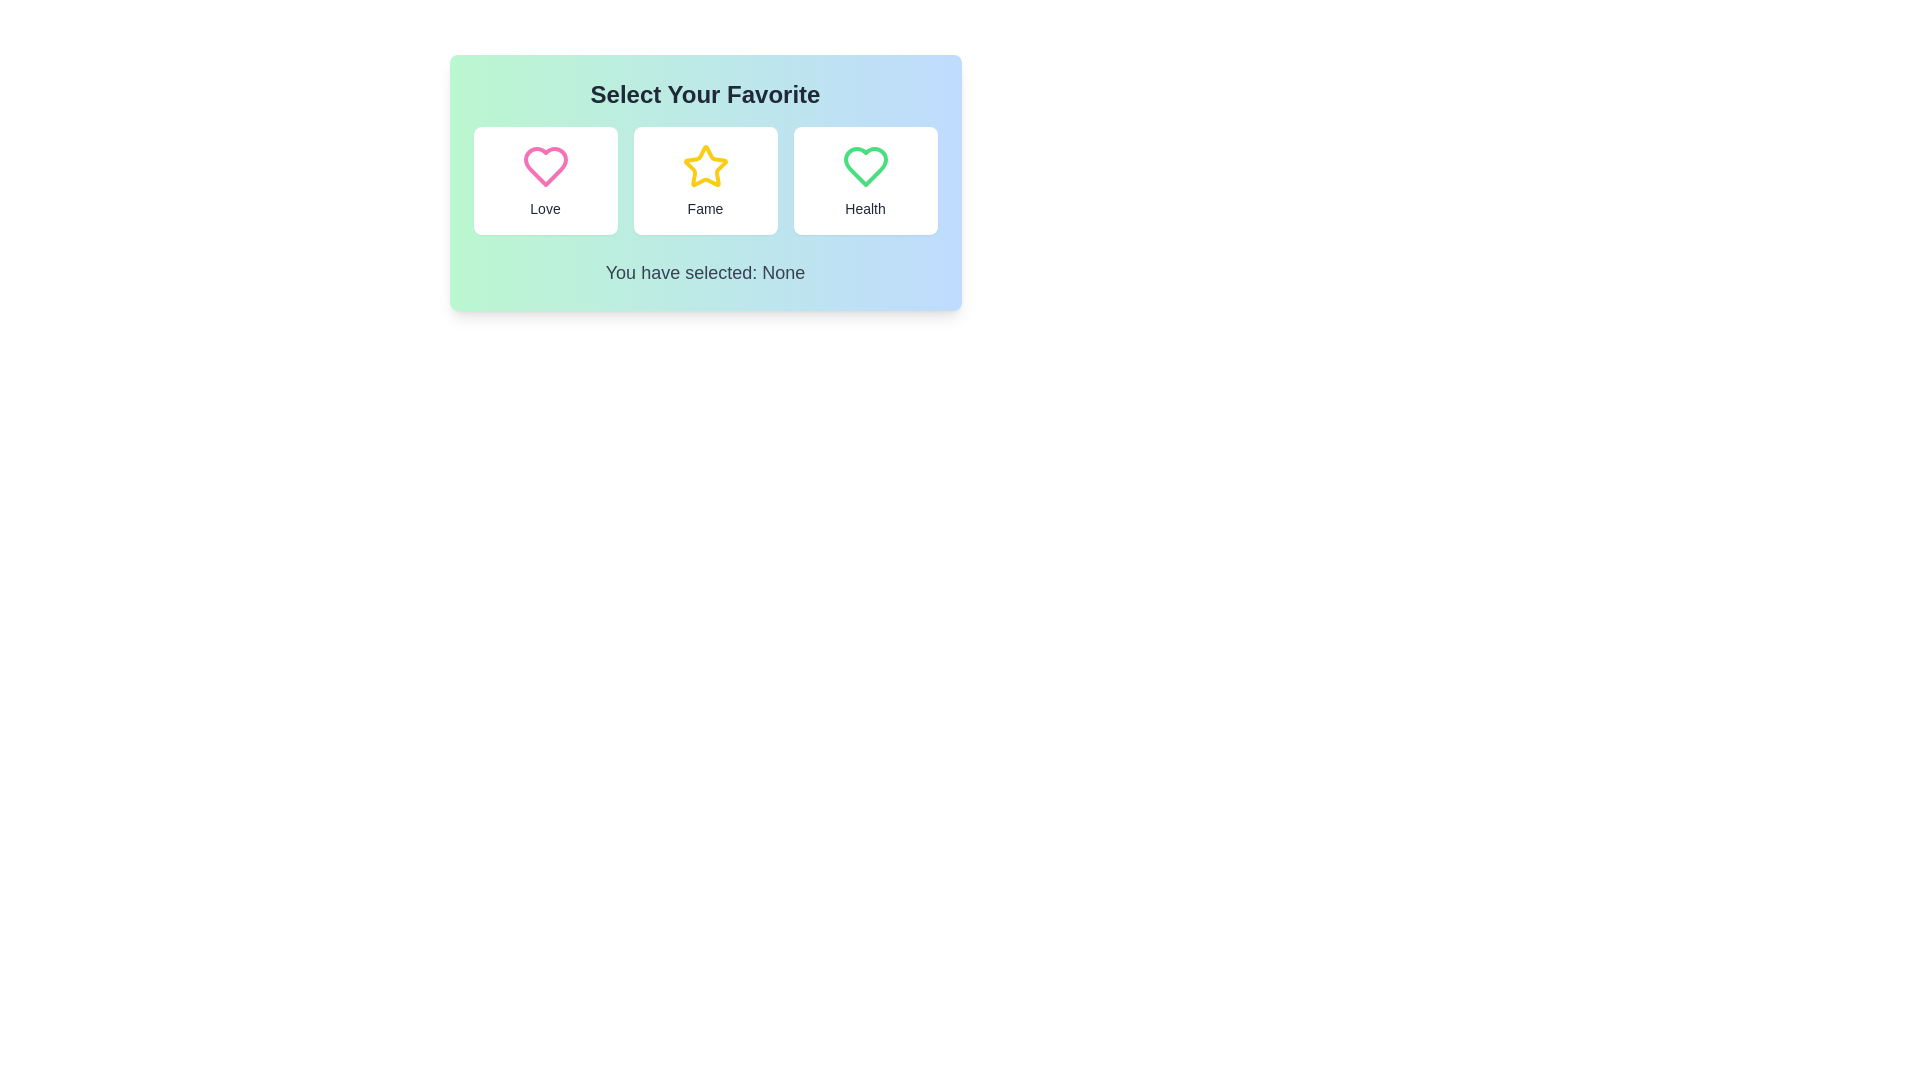 This screenshot has width=1920, height=1080. What do you see at coordinates (705, 181) in the screenshot?
I see `the 'Fame' button to select it` at bounding box center [705, 181].